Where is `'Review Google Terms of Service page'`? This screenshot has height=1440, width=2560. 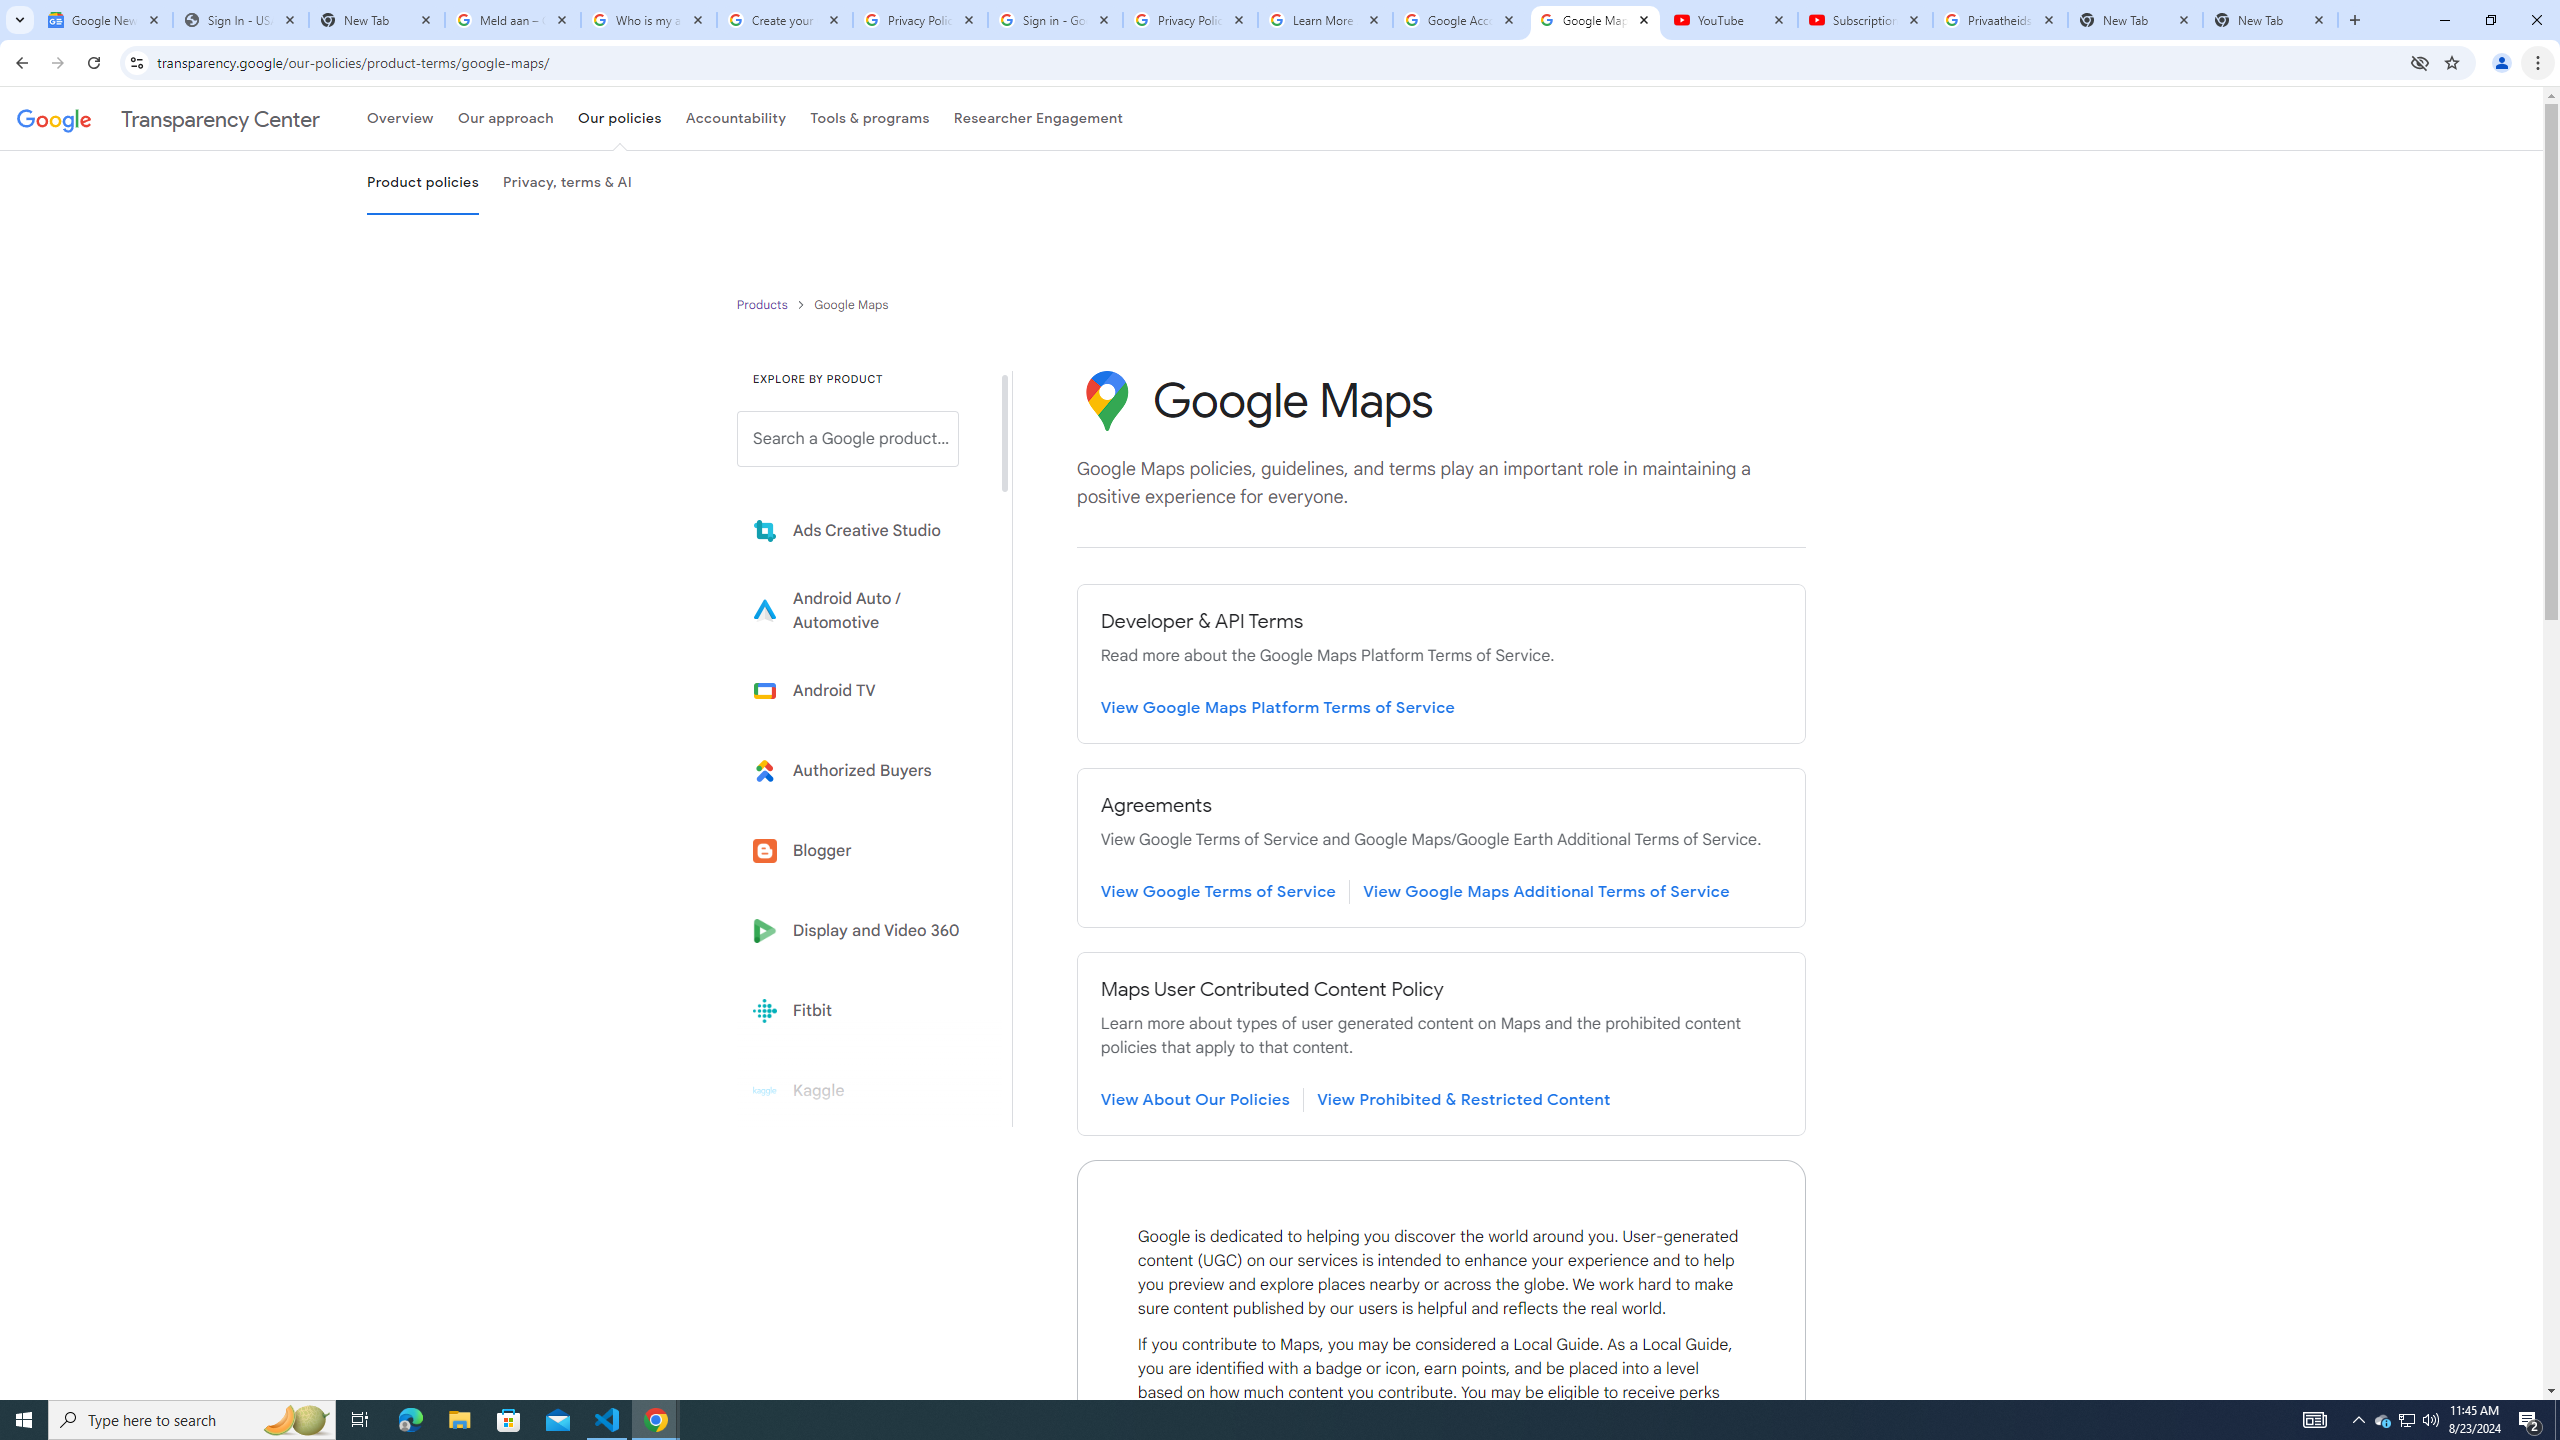 'Review Google Terms of Service page' is located at coordinates (1218, 892).